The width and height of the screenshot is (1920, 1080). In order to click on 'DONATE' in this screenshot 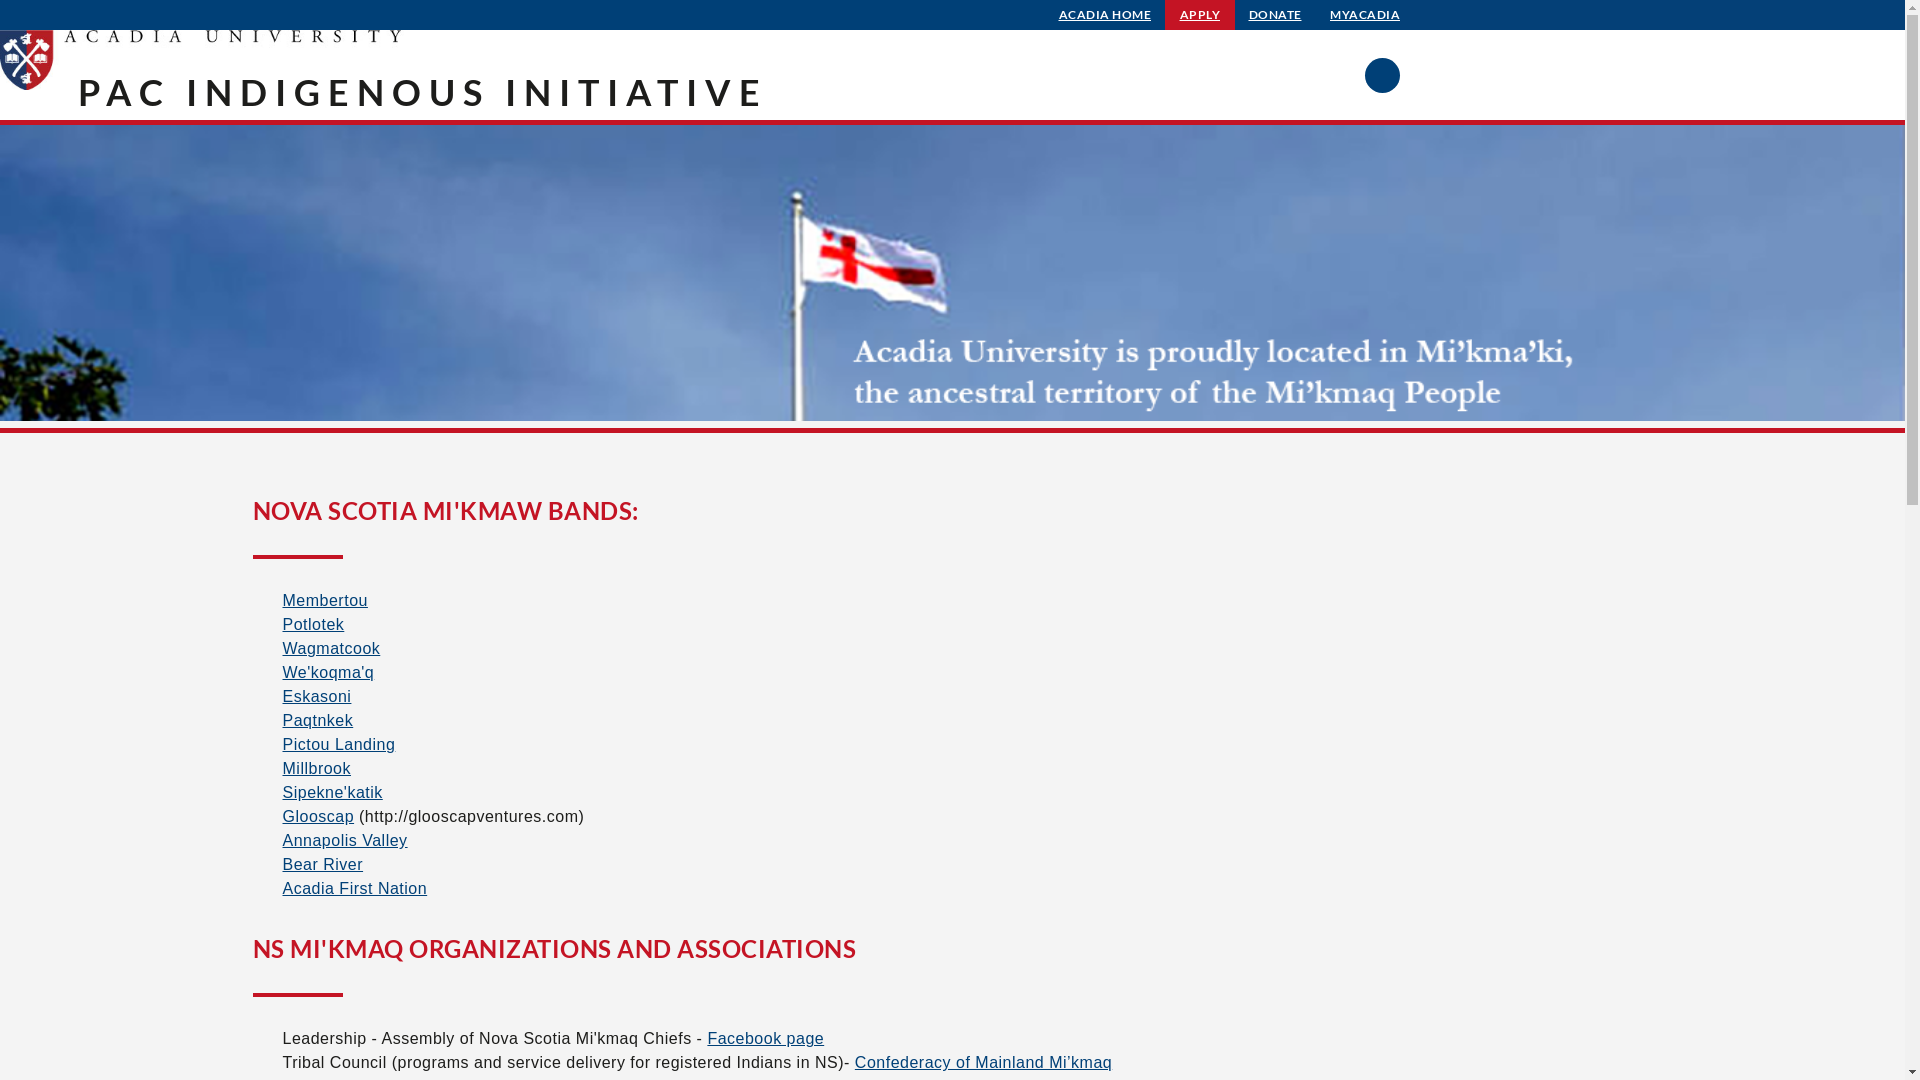, I will do `click(1274, 15)`.